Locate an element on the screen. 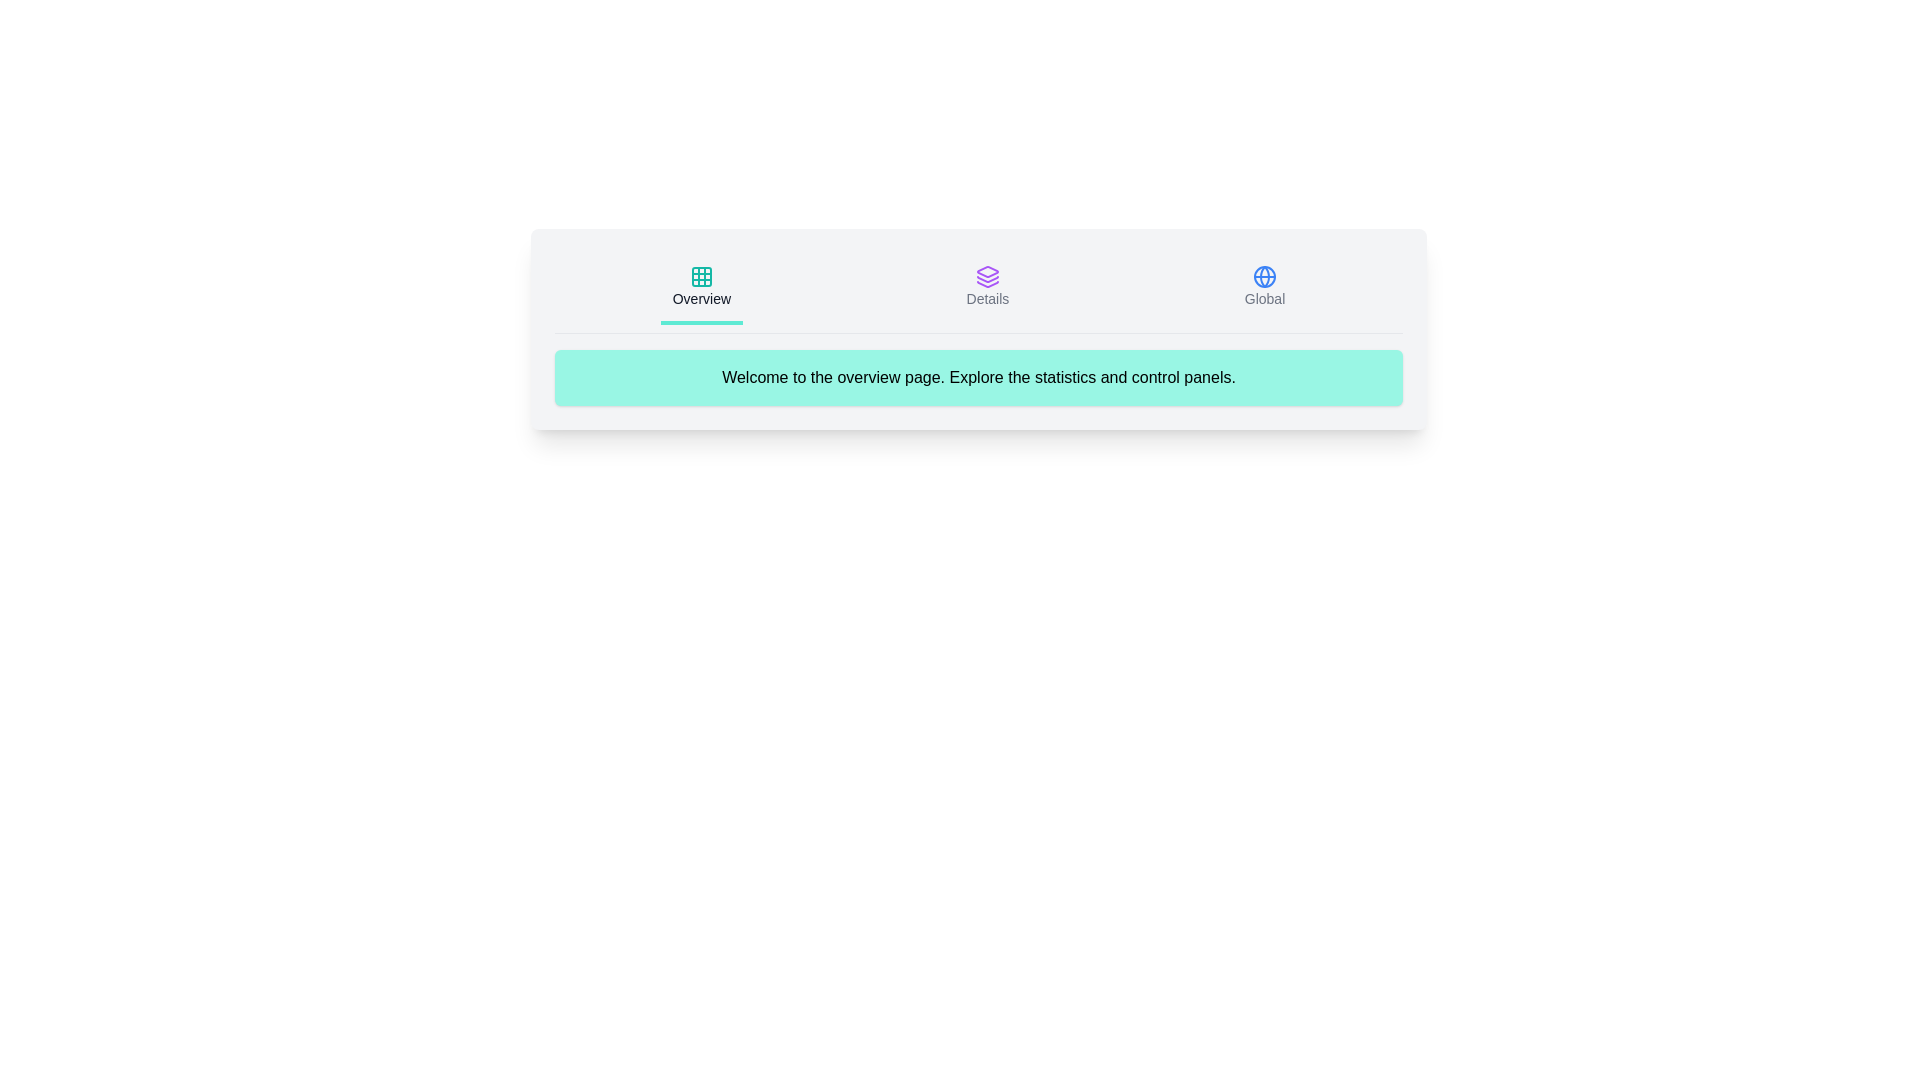  the Details tab to view its content is located at coordinates (987, 289).